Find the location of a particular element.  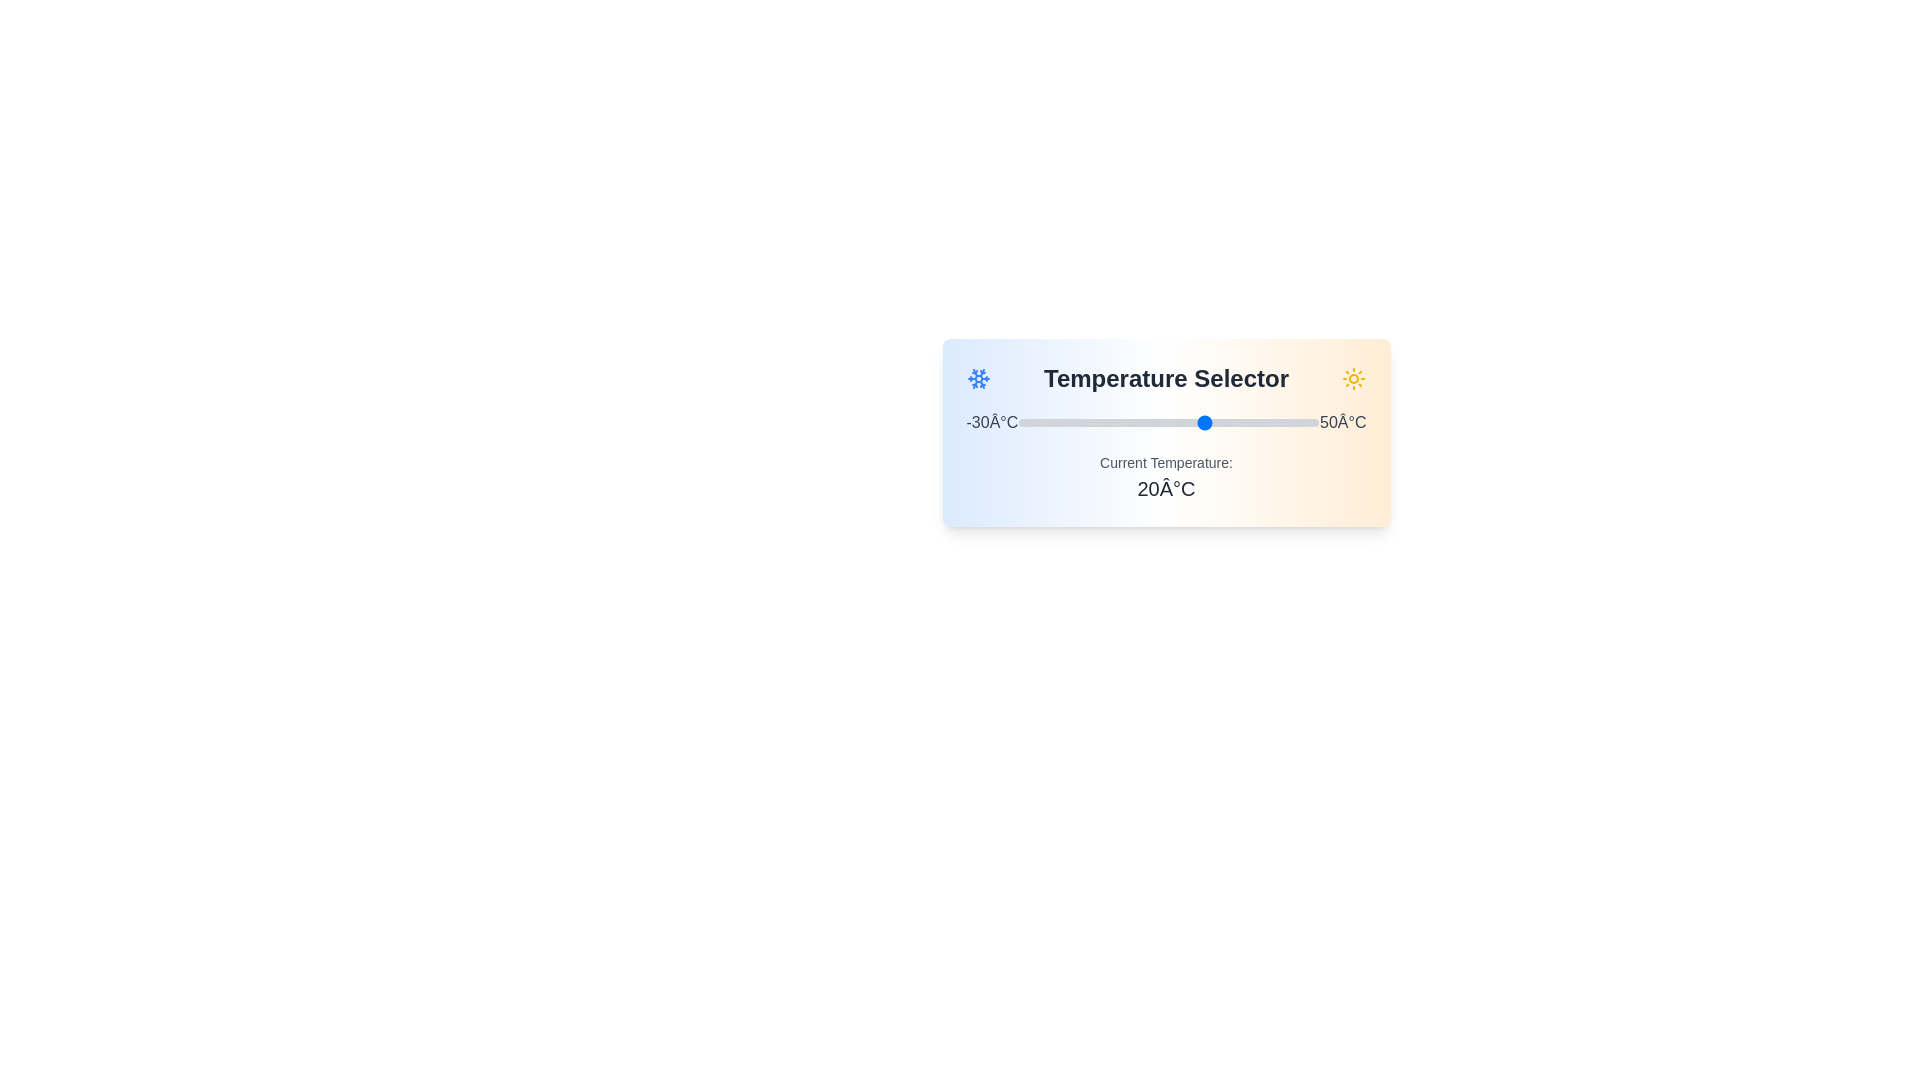

displayed temperature from the text label showing '20°C', which is styled in bold dark gray and is centrally located below the 'Current Temperature:' label is located at coordinates (1166, 489).